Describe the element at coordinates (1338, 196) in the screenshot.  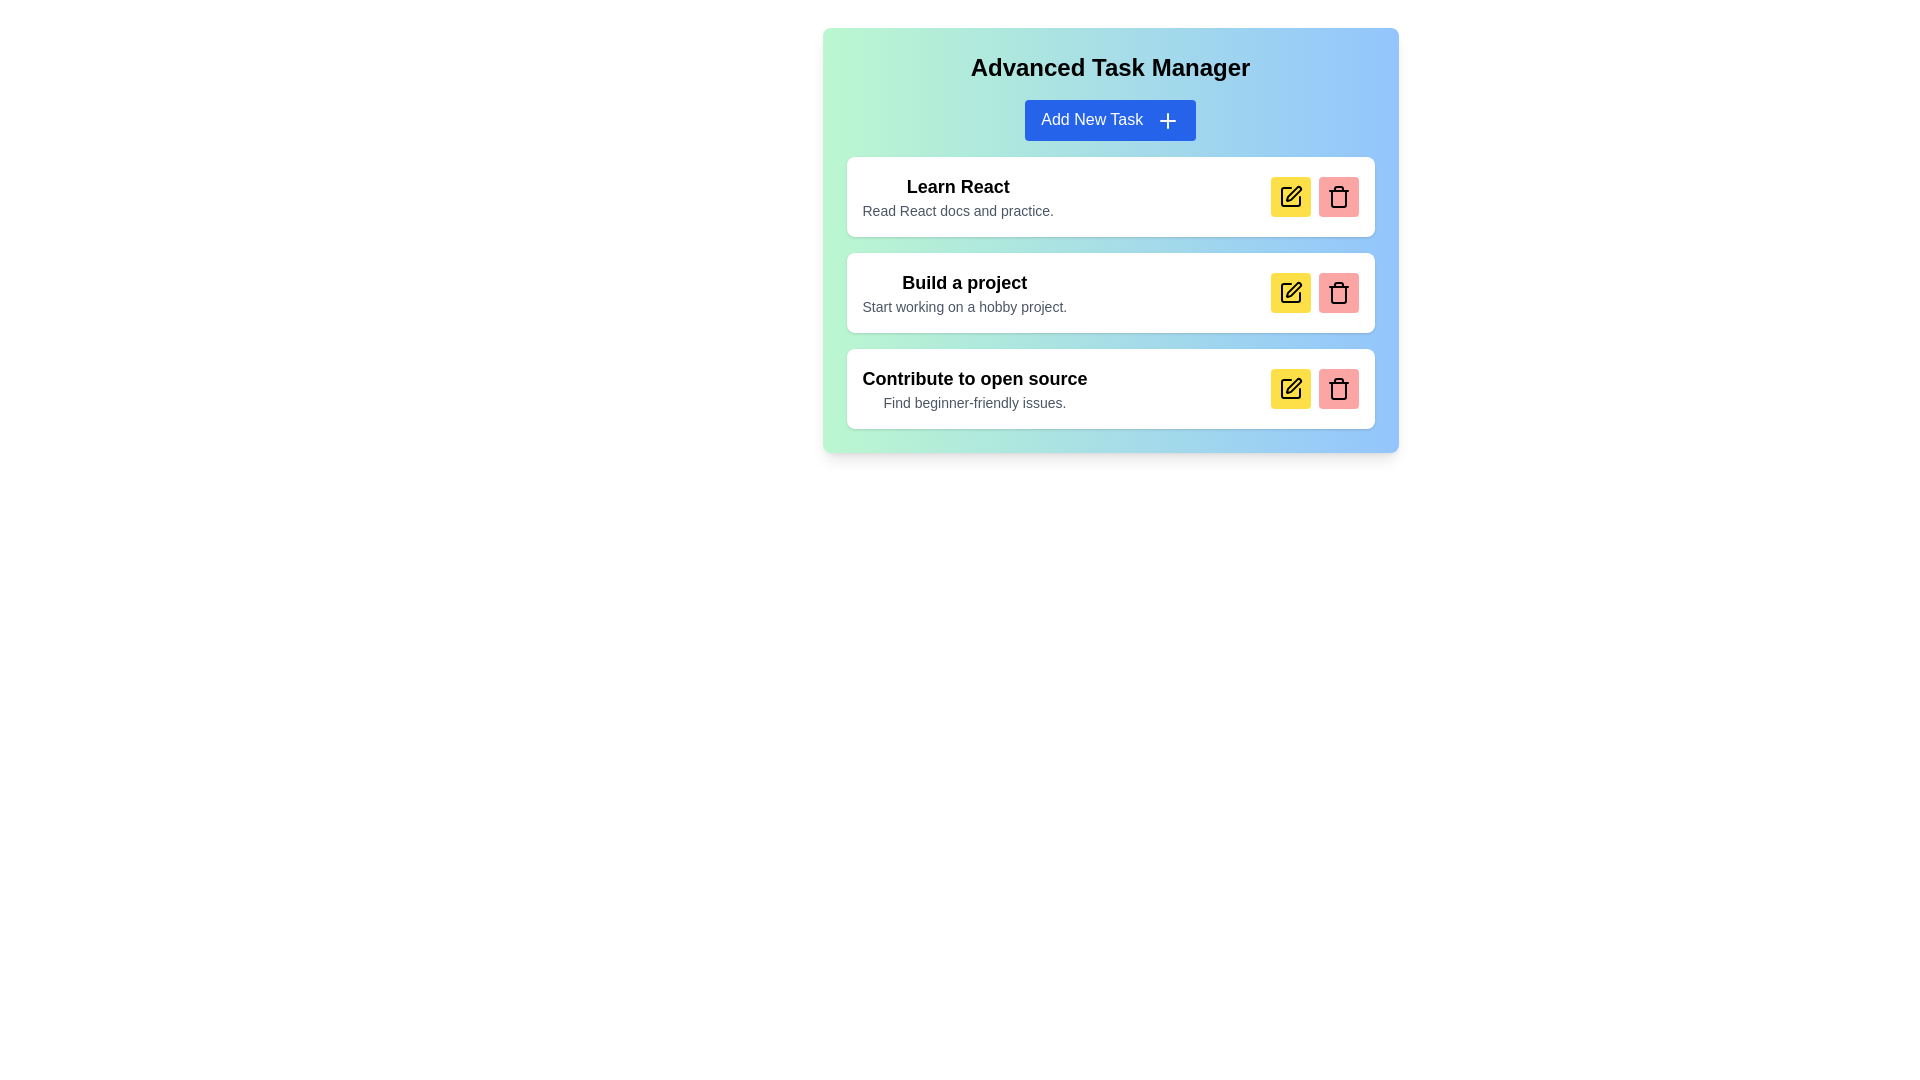
I see `the delete button for the task titled Learn React` at that location.